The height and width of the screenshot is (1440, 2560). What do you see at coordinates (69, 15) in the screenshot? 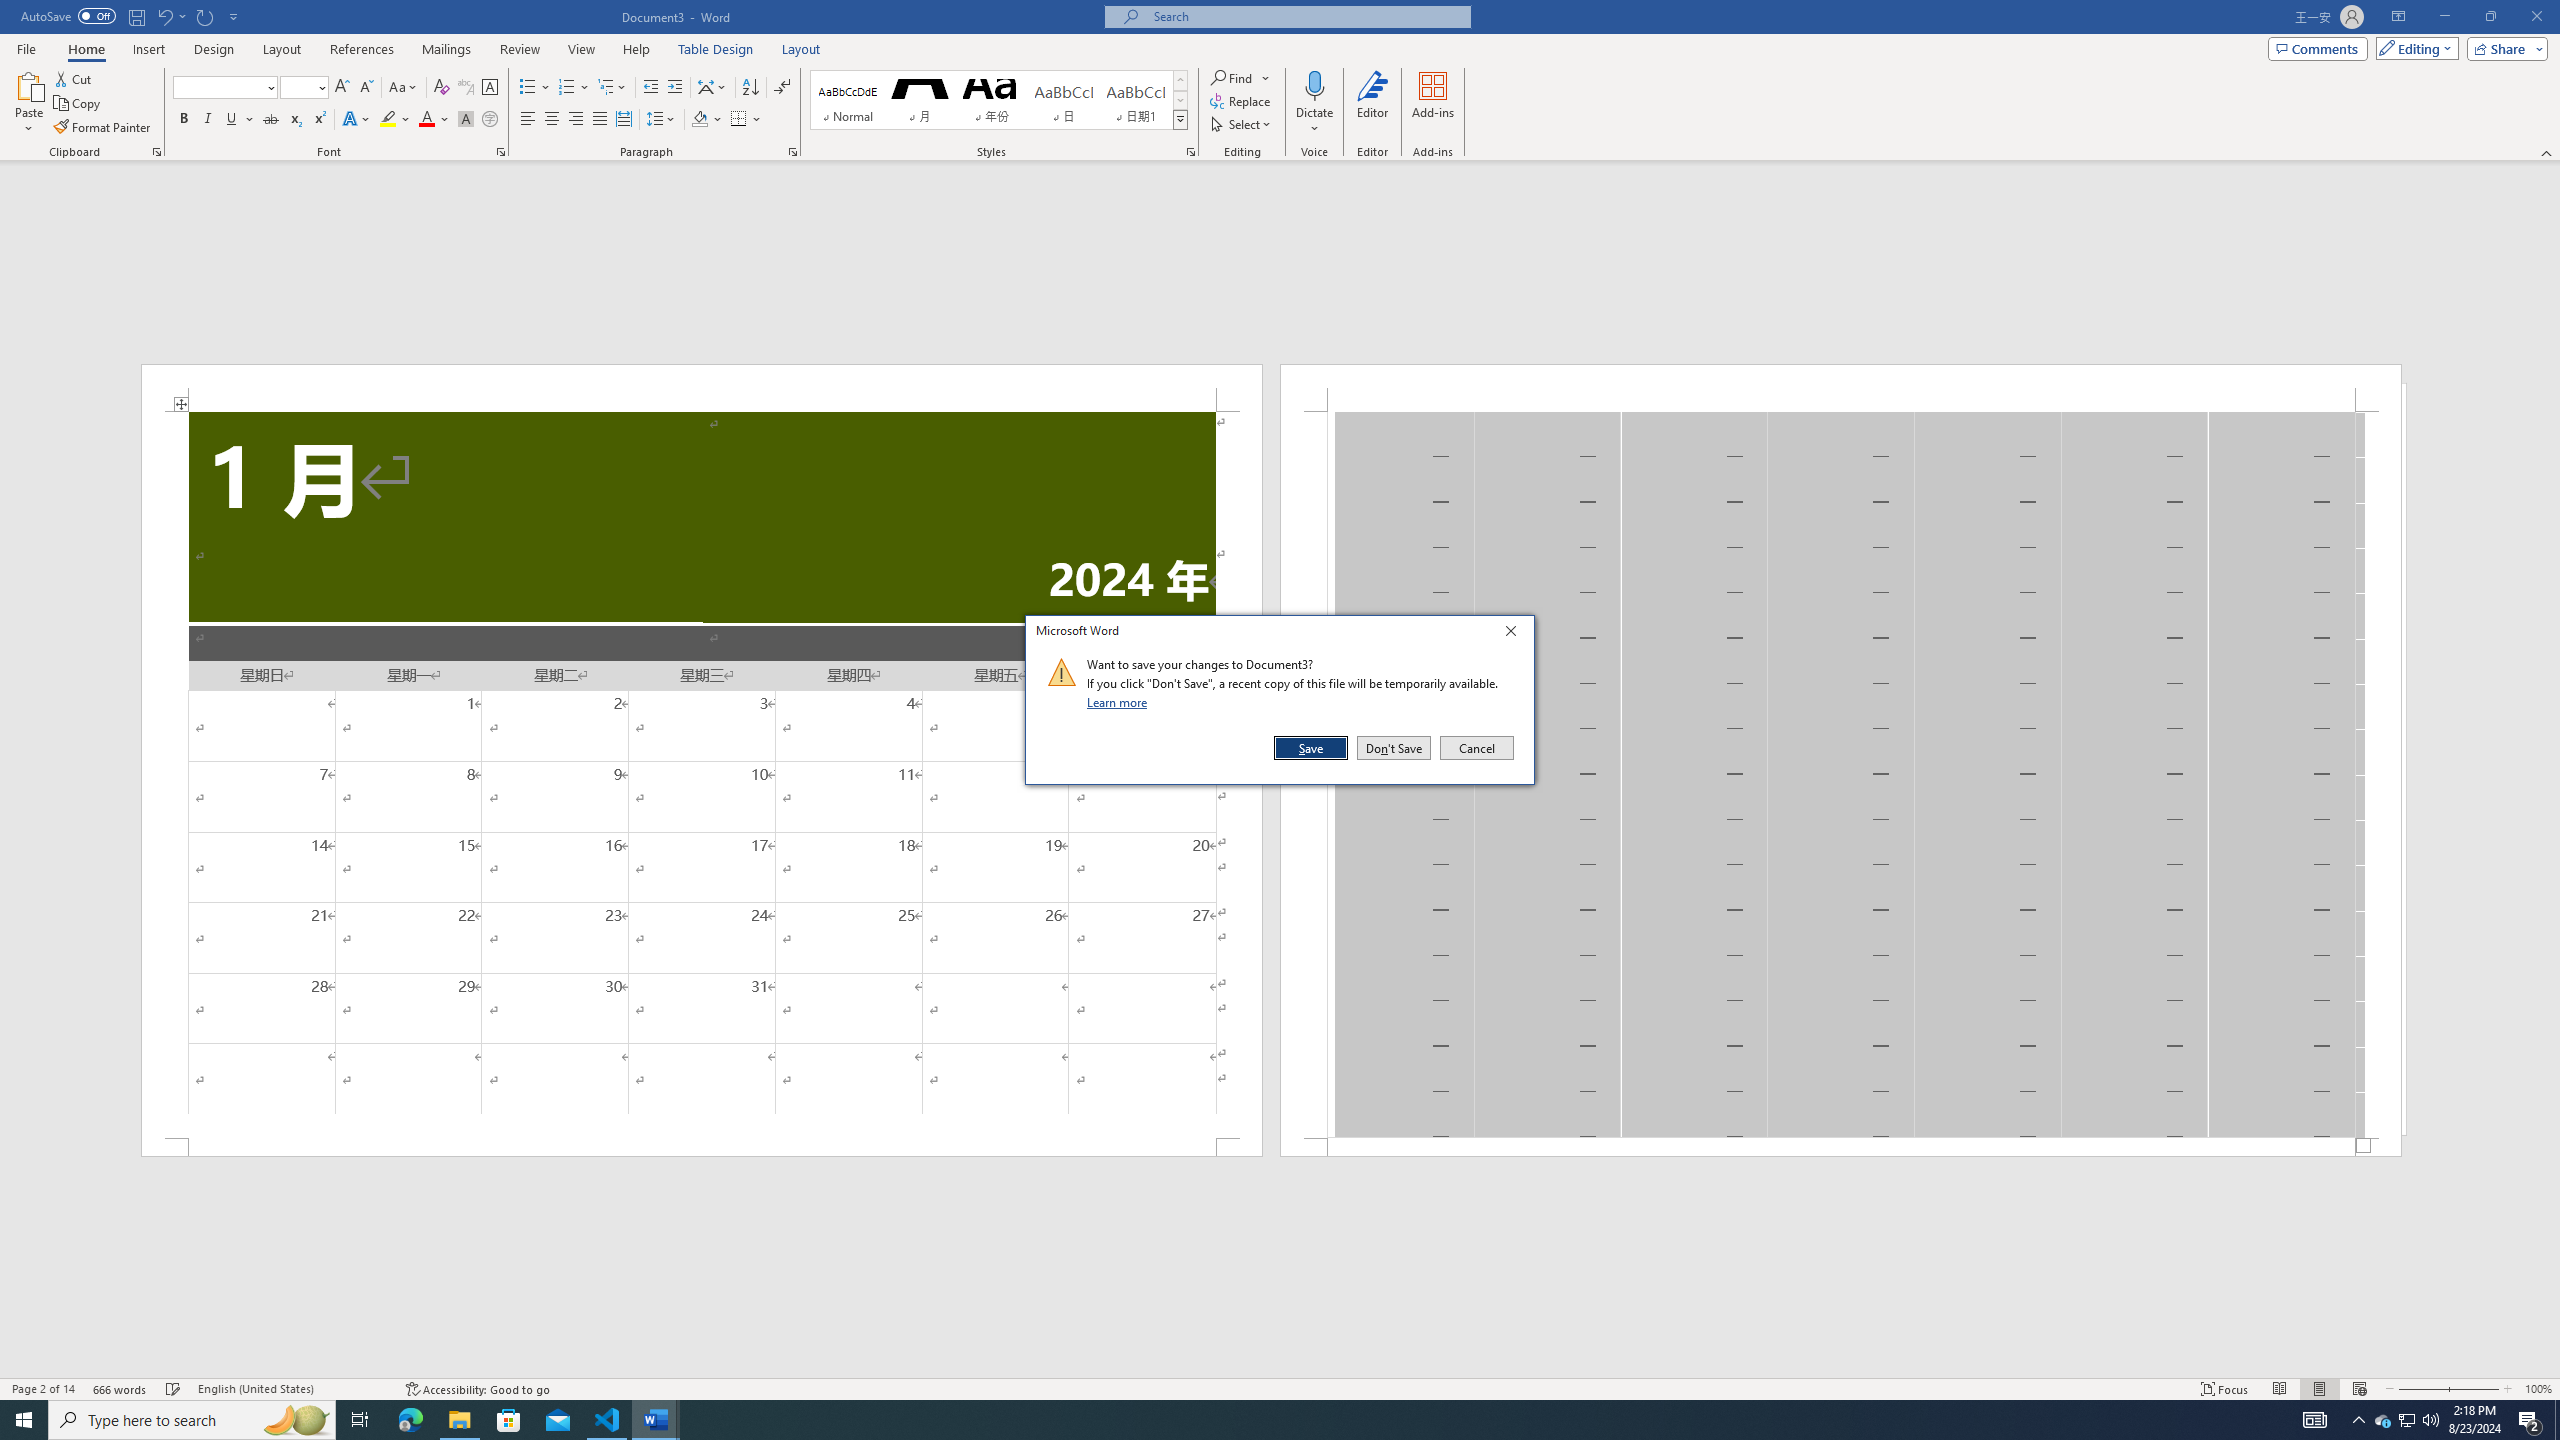
I see `'AutoSave'` at bounding box center [69, 15].